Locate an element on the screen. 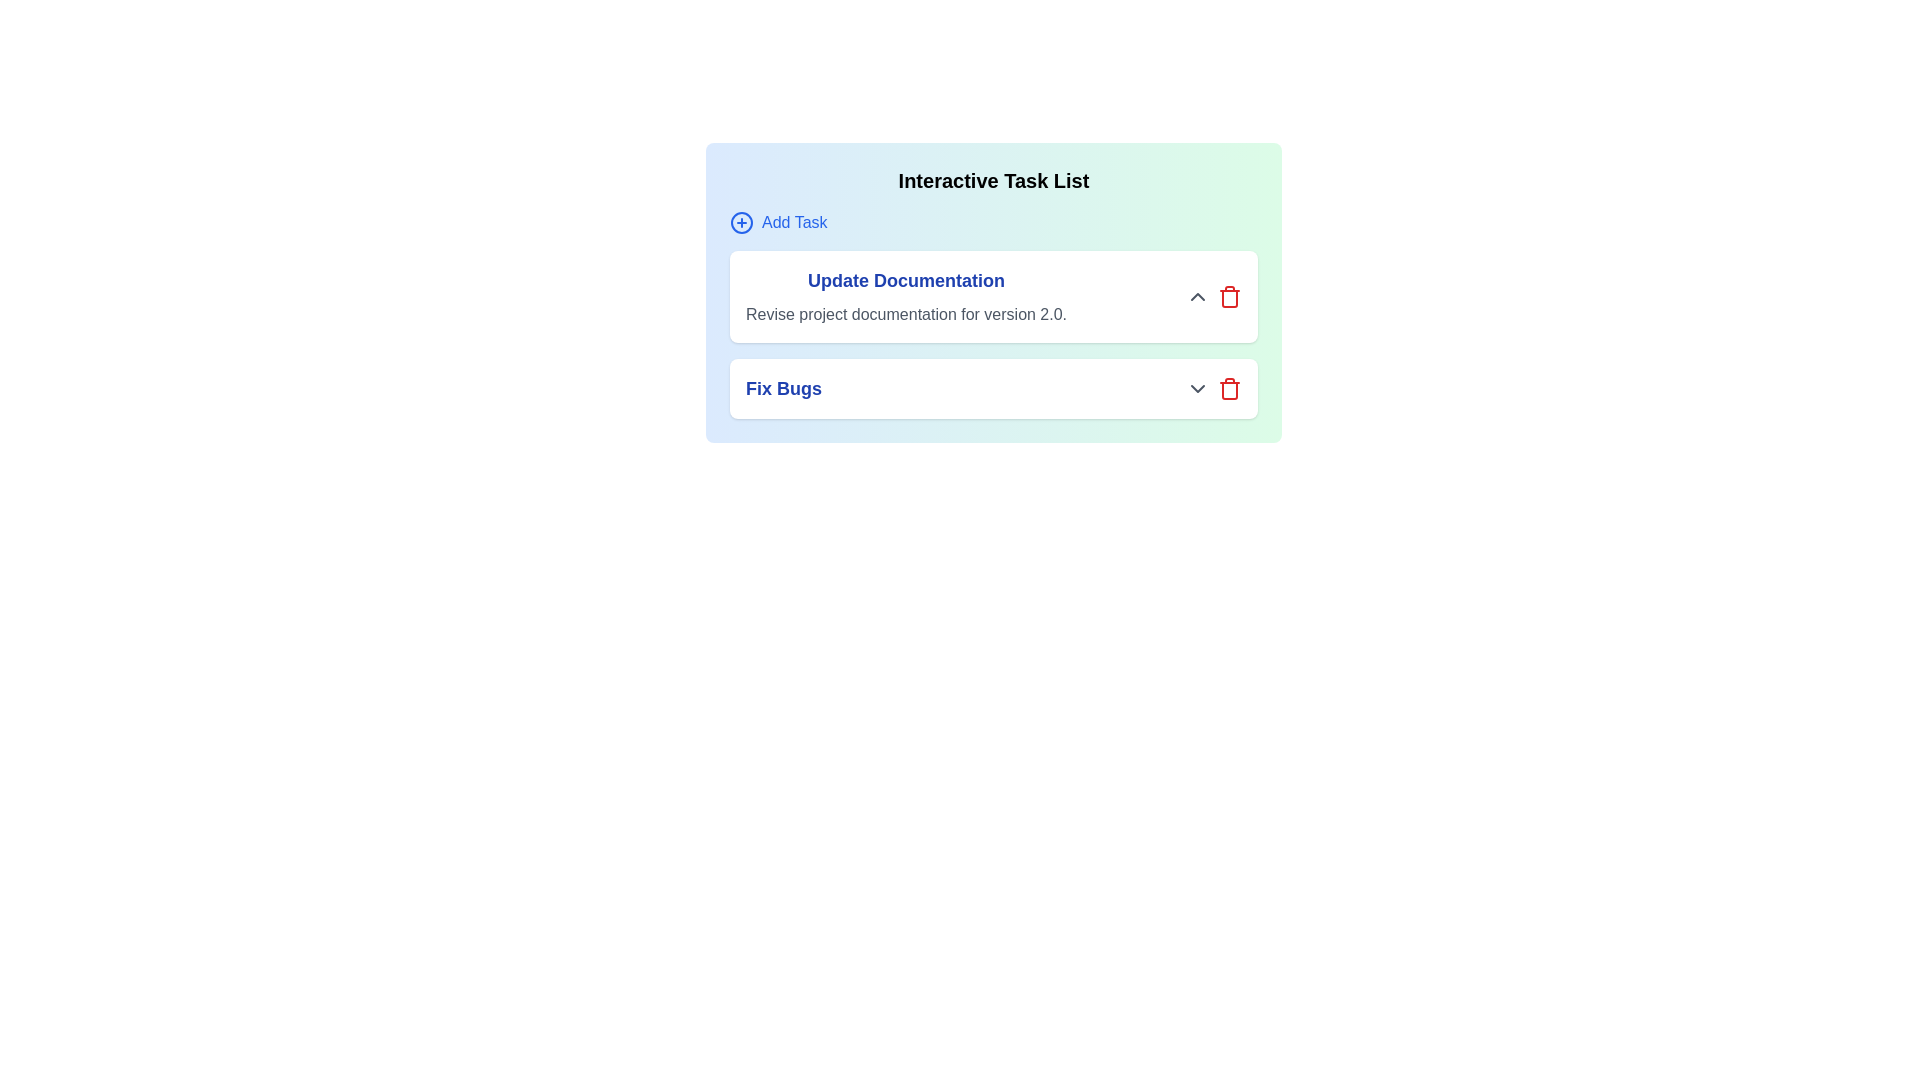 This screenshot has height=1080, width=1920. the 'Add Task' button to add a new task is located at coordinates (777, 223).